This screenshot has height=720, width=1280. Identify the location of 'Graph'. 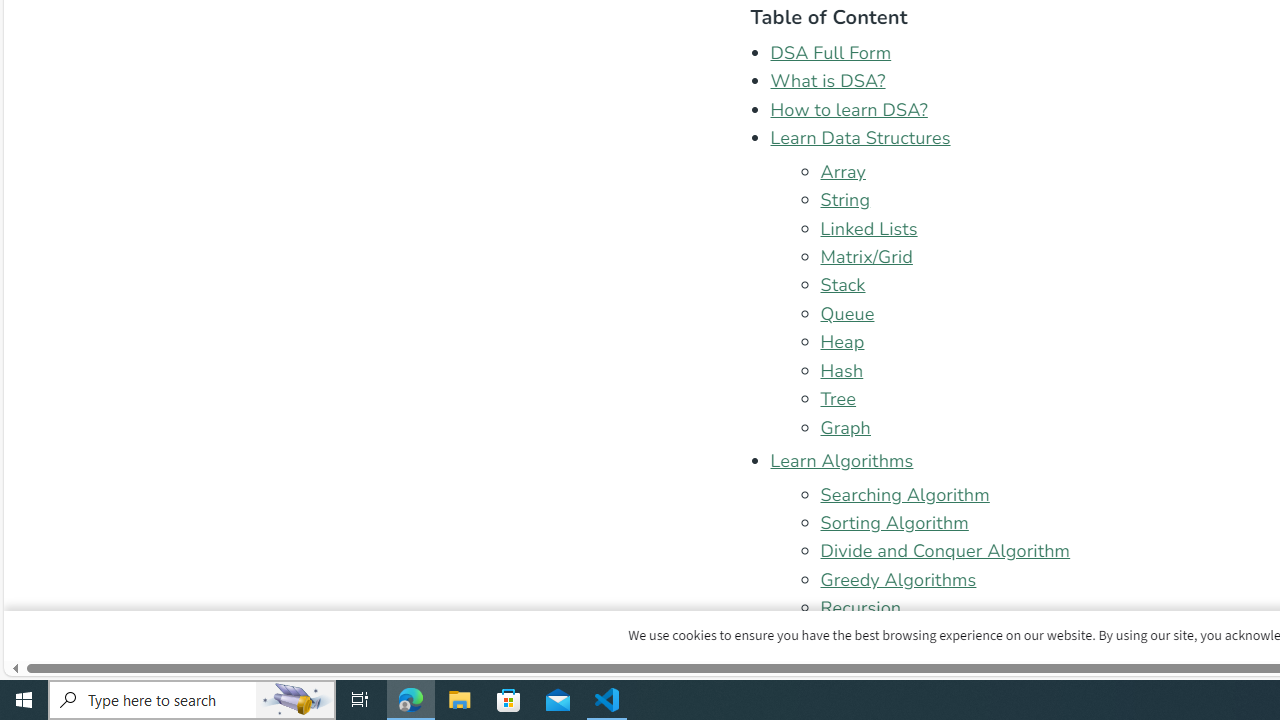
(845, 426).